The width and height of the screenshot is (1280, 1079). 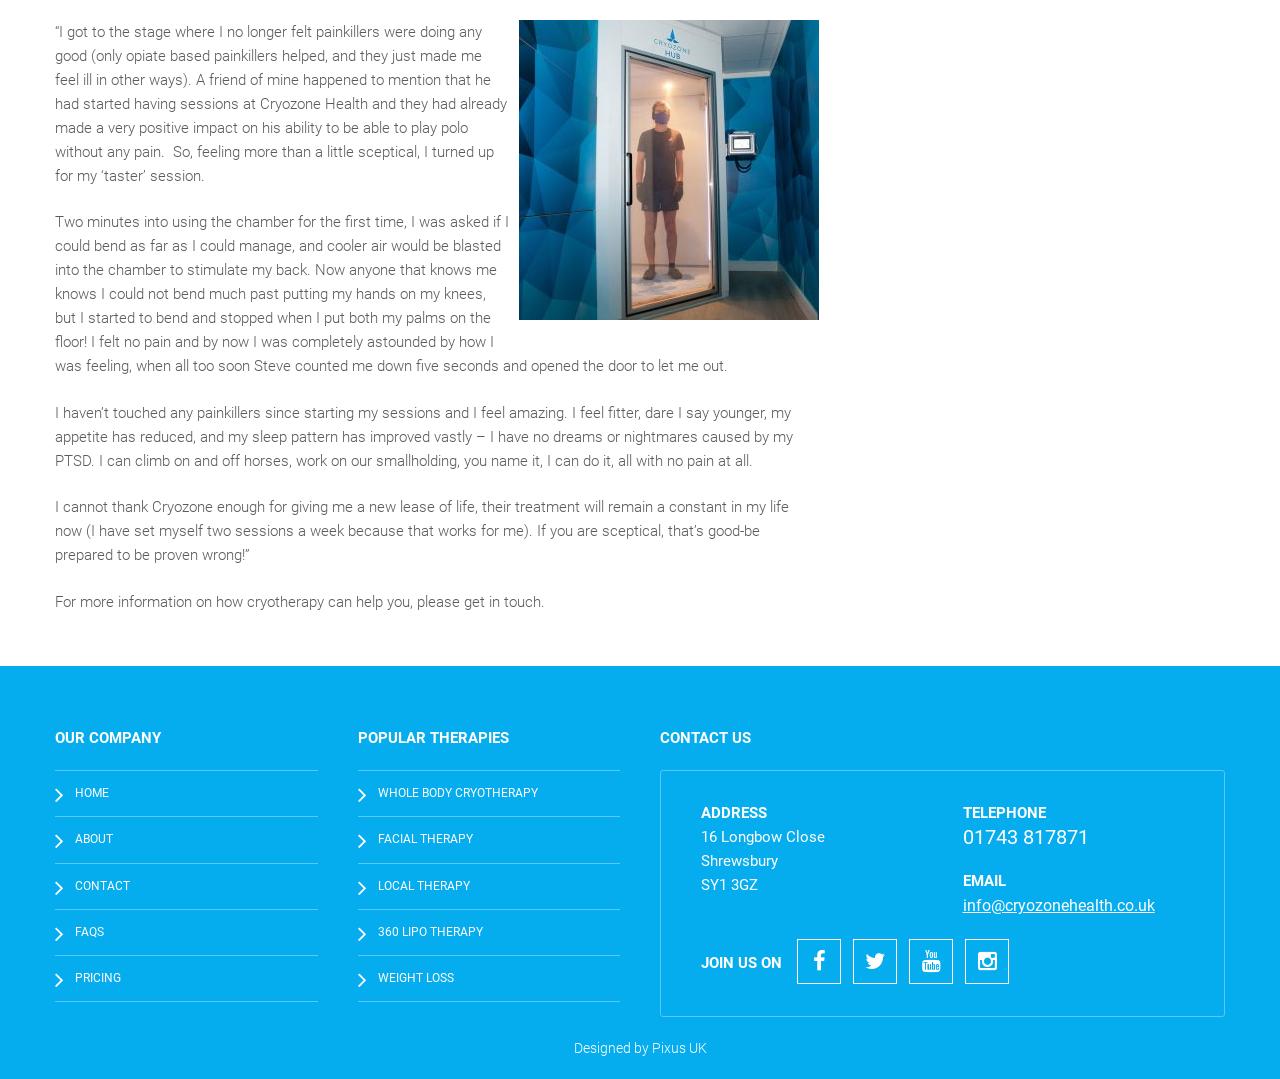 I want to click on 'I cannot thank Cryozone enough for giving me a new lease of life, their treatment will remain a constant in my life now (I have set myself two sessions a week because that works for me). If you are sceptical, that’s good-be prepared to be proven wrong!”', so click(x=421, y=530).